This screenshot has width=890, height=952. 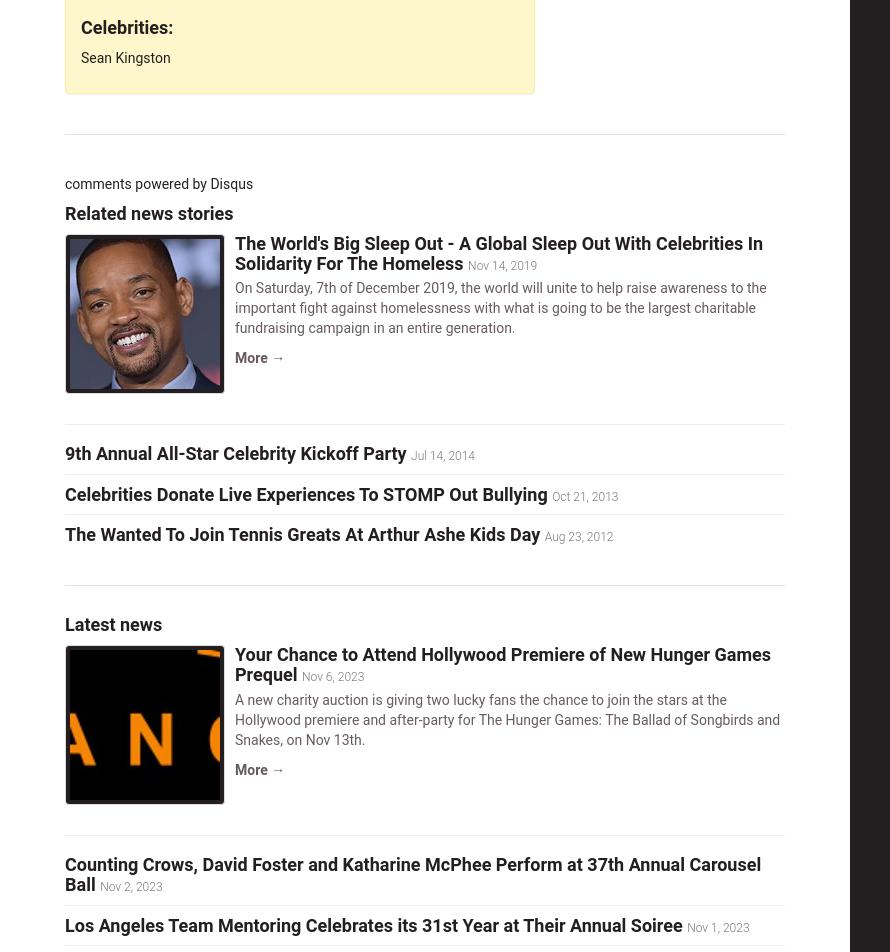 I want to click on 'Latest news', so click(x=64, y=624).